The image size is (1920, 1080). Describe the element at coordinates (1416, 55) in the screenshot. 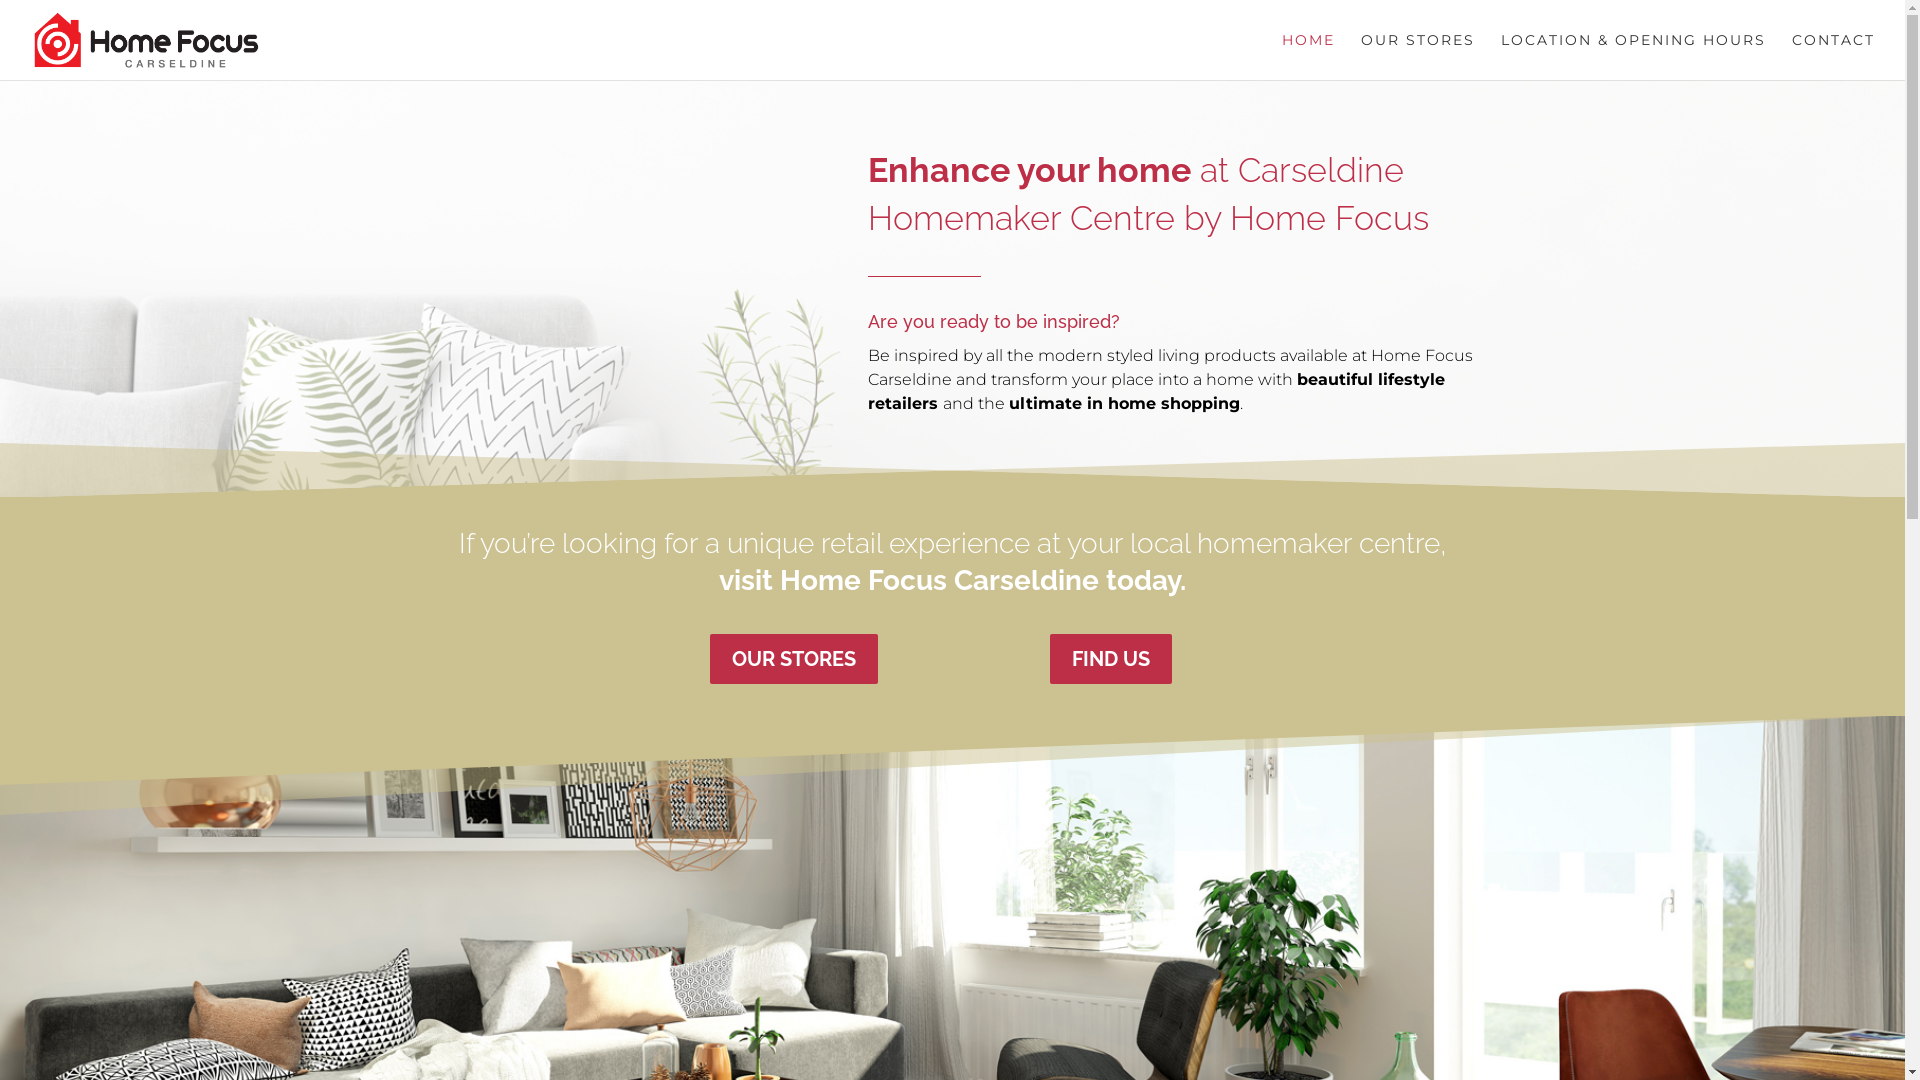

I see `'OUR STORES'` at that location.